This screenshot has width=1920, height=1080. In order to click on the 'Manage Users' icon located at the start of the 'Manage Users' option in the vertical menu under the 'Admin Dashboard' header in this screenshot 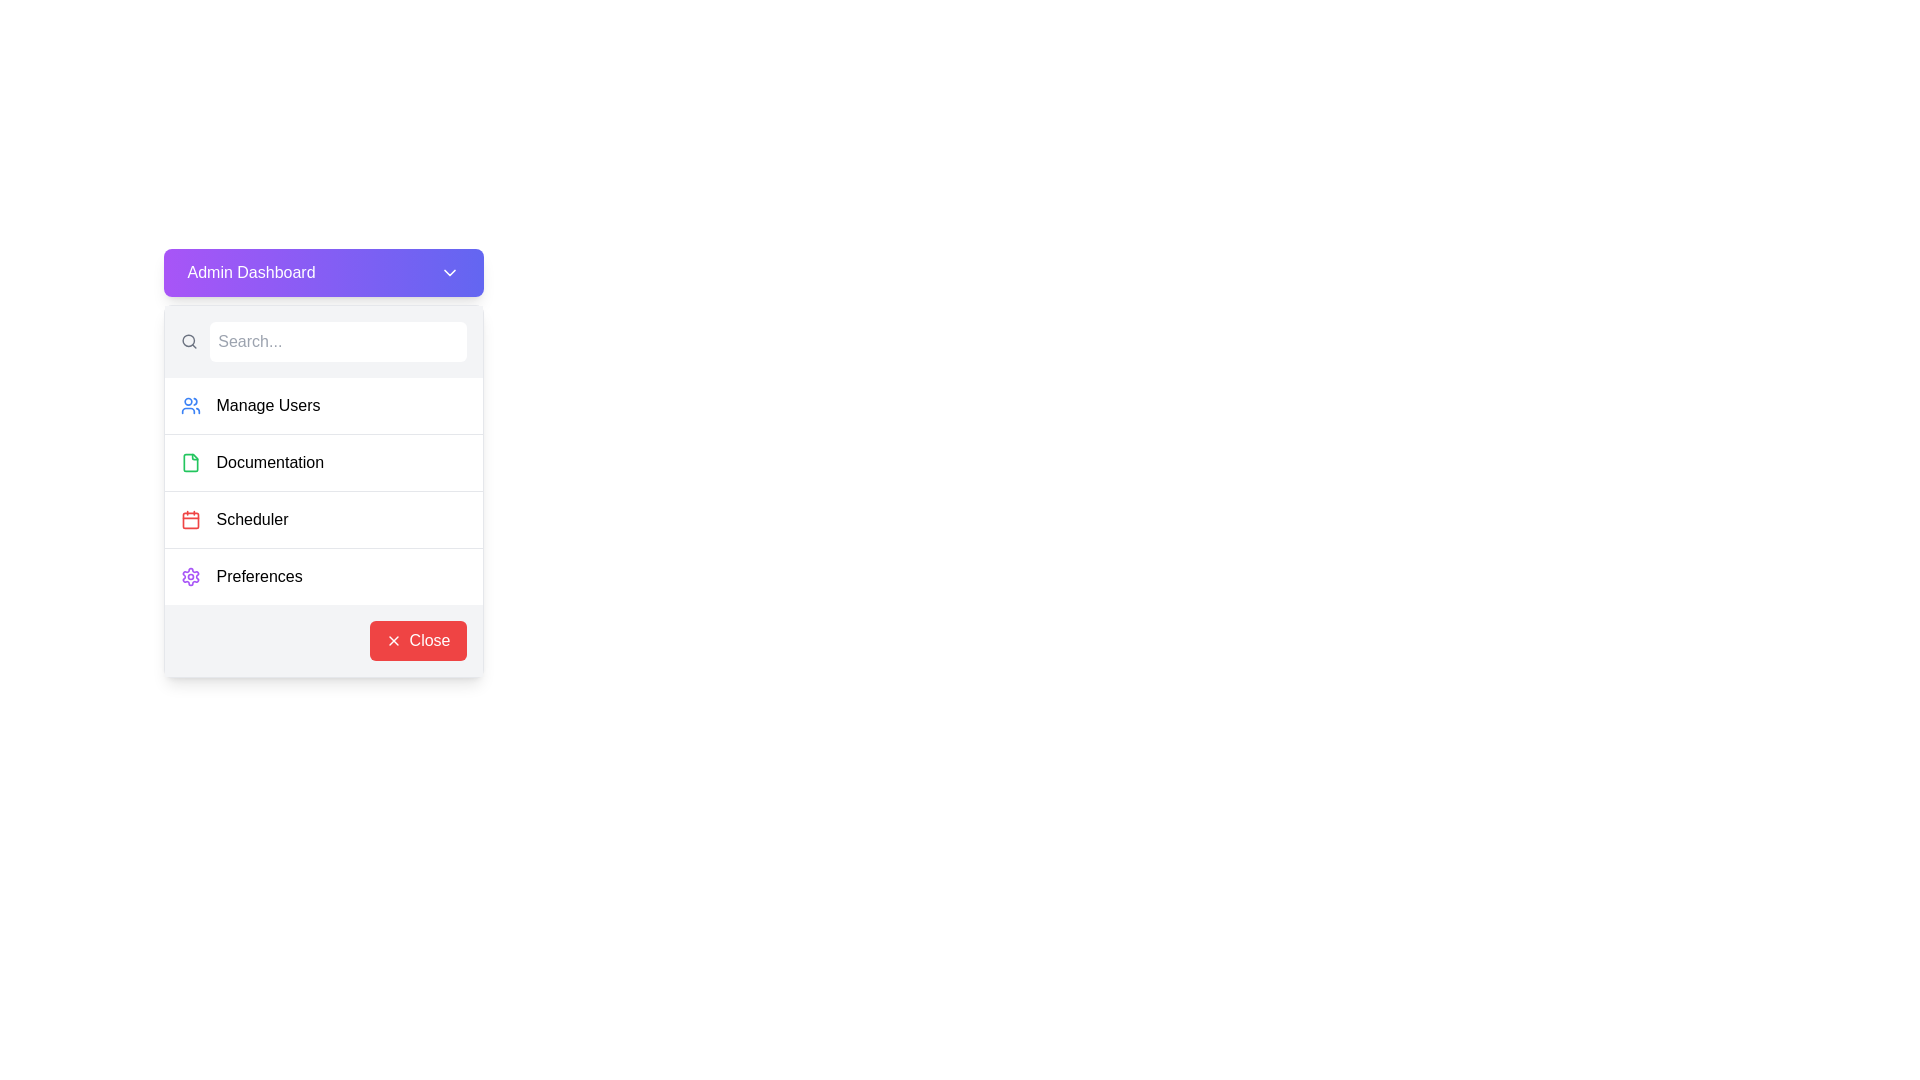, I will do `click(190, 405)`.